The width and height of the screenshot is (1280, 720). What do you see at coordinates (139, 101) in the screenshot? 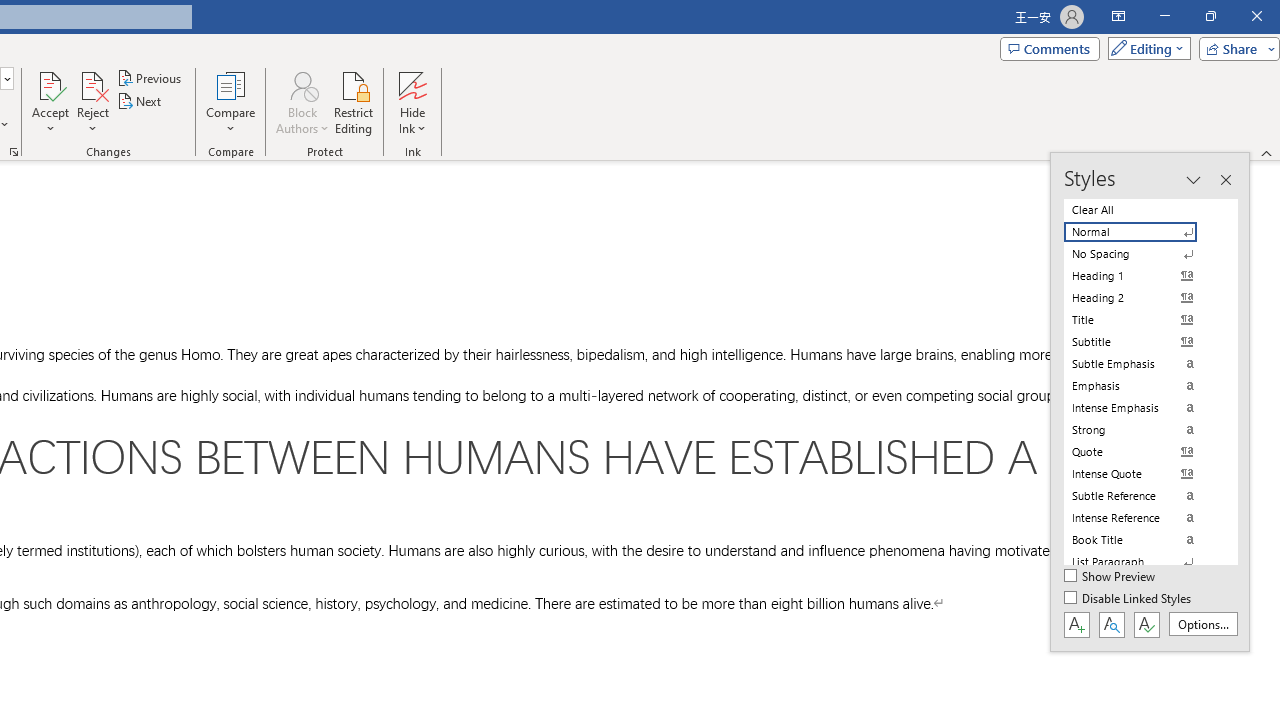
I see `'Next'` at bounding box center [139, 101].